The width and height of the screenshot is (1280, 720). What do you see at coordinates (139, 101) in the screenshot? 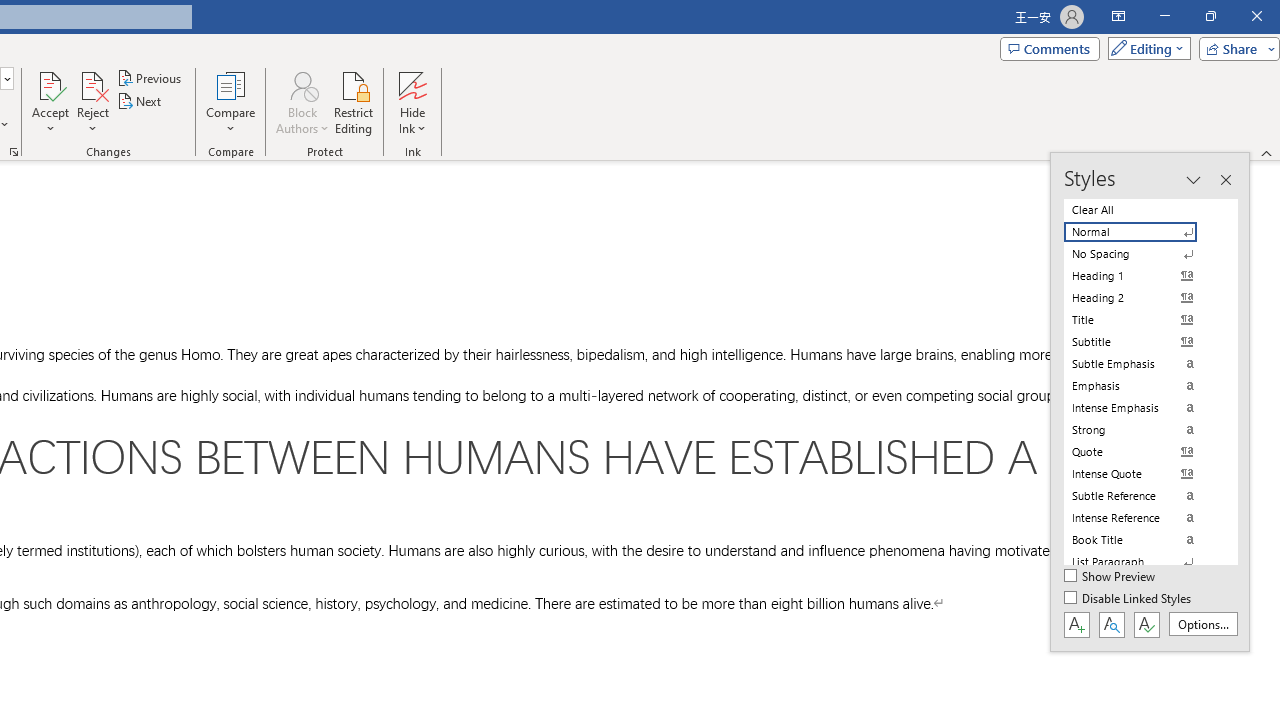
I see `'Next'` at bounding box center [139, 101].